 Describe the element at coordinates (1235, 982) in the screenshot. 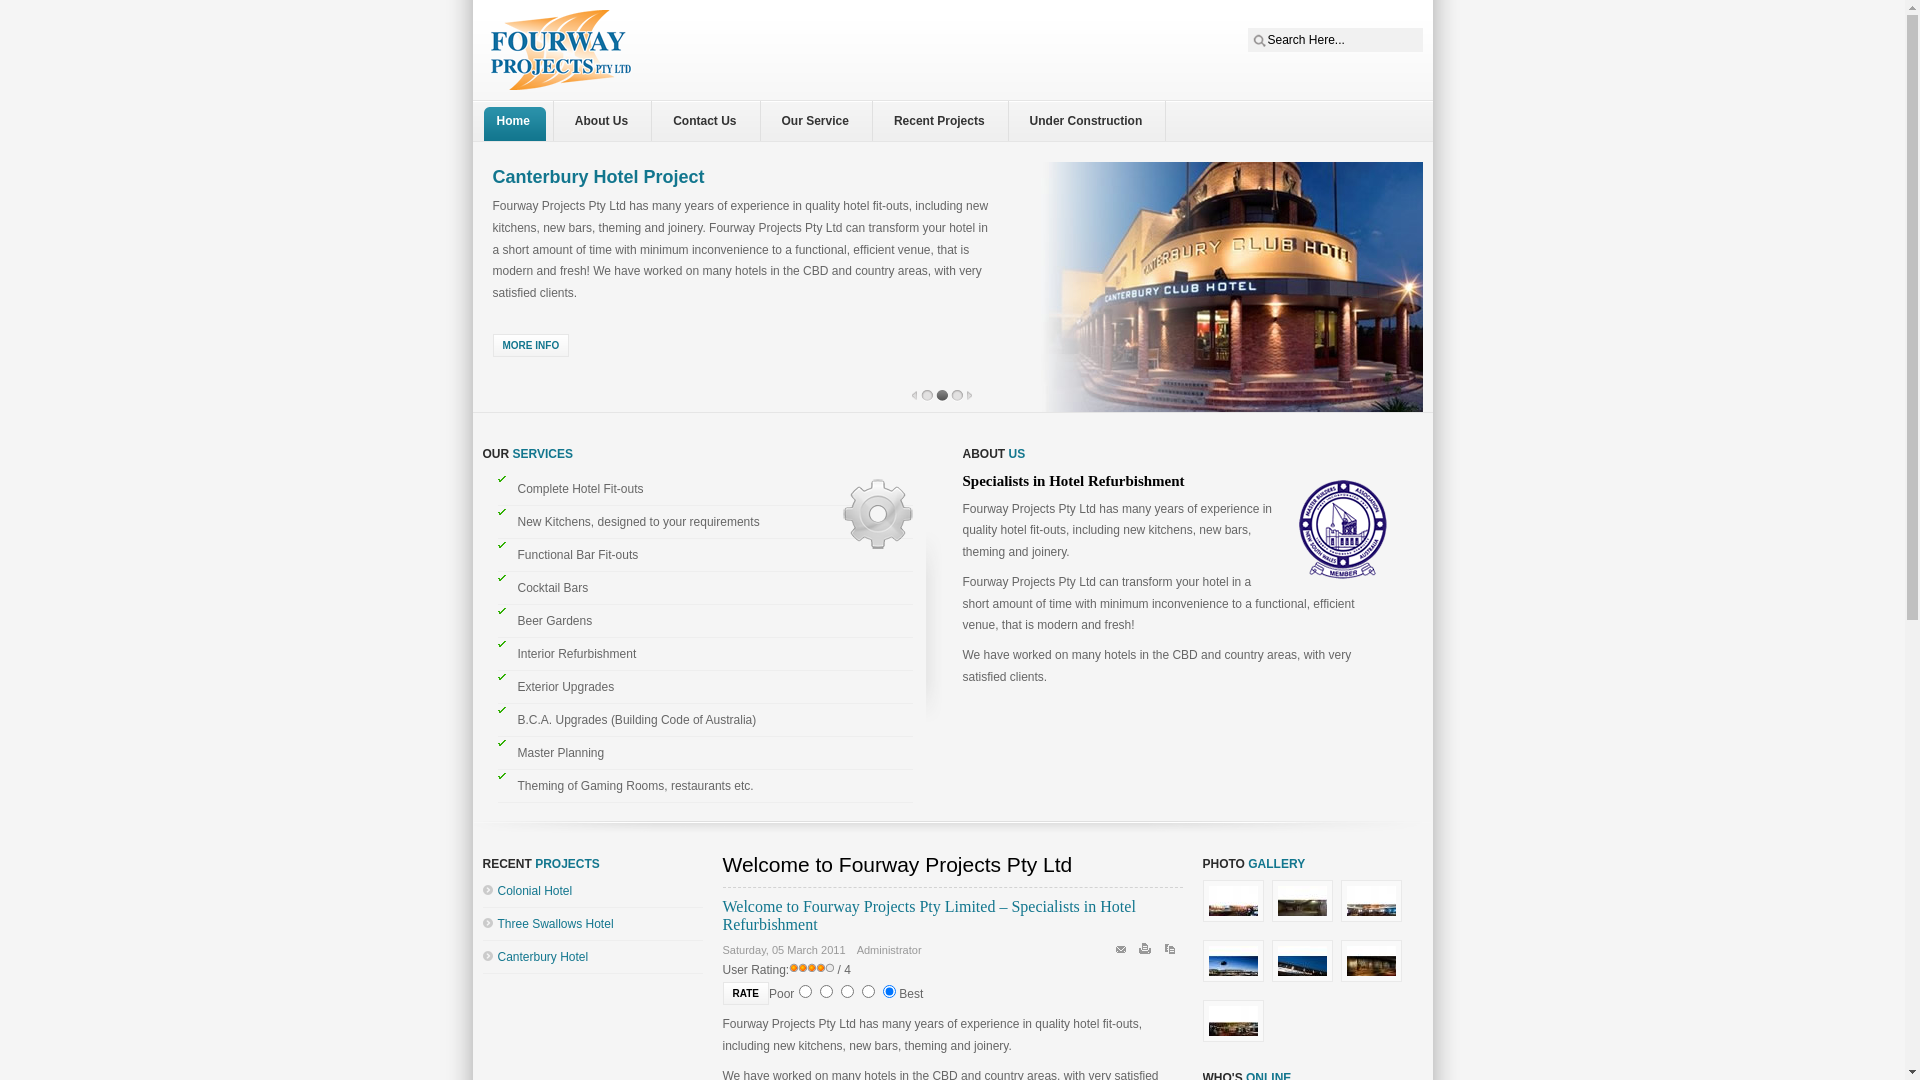

I see `'Photo Gallery'` at that location.